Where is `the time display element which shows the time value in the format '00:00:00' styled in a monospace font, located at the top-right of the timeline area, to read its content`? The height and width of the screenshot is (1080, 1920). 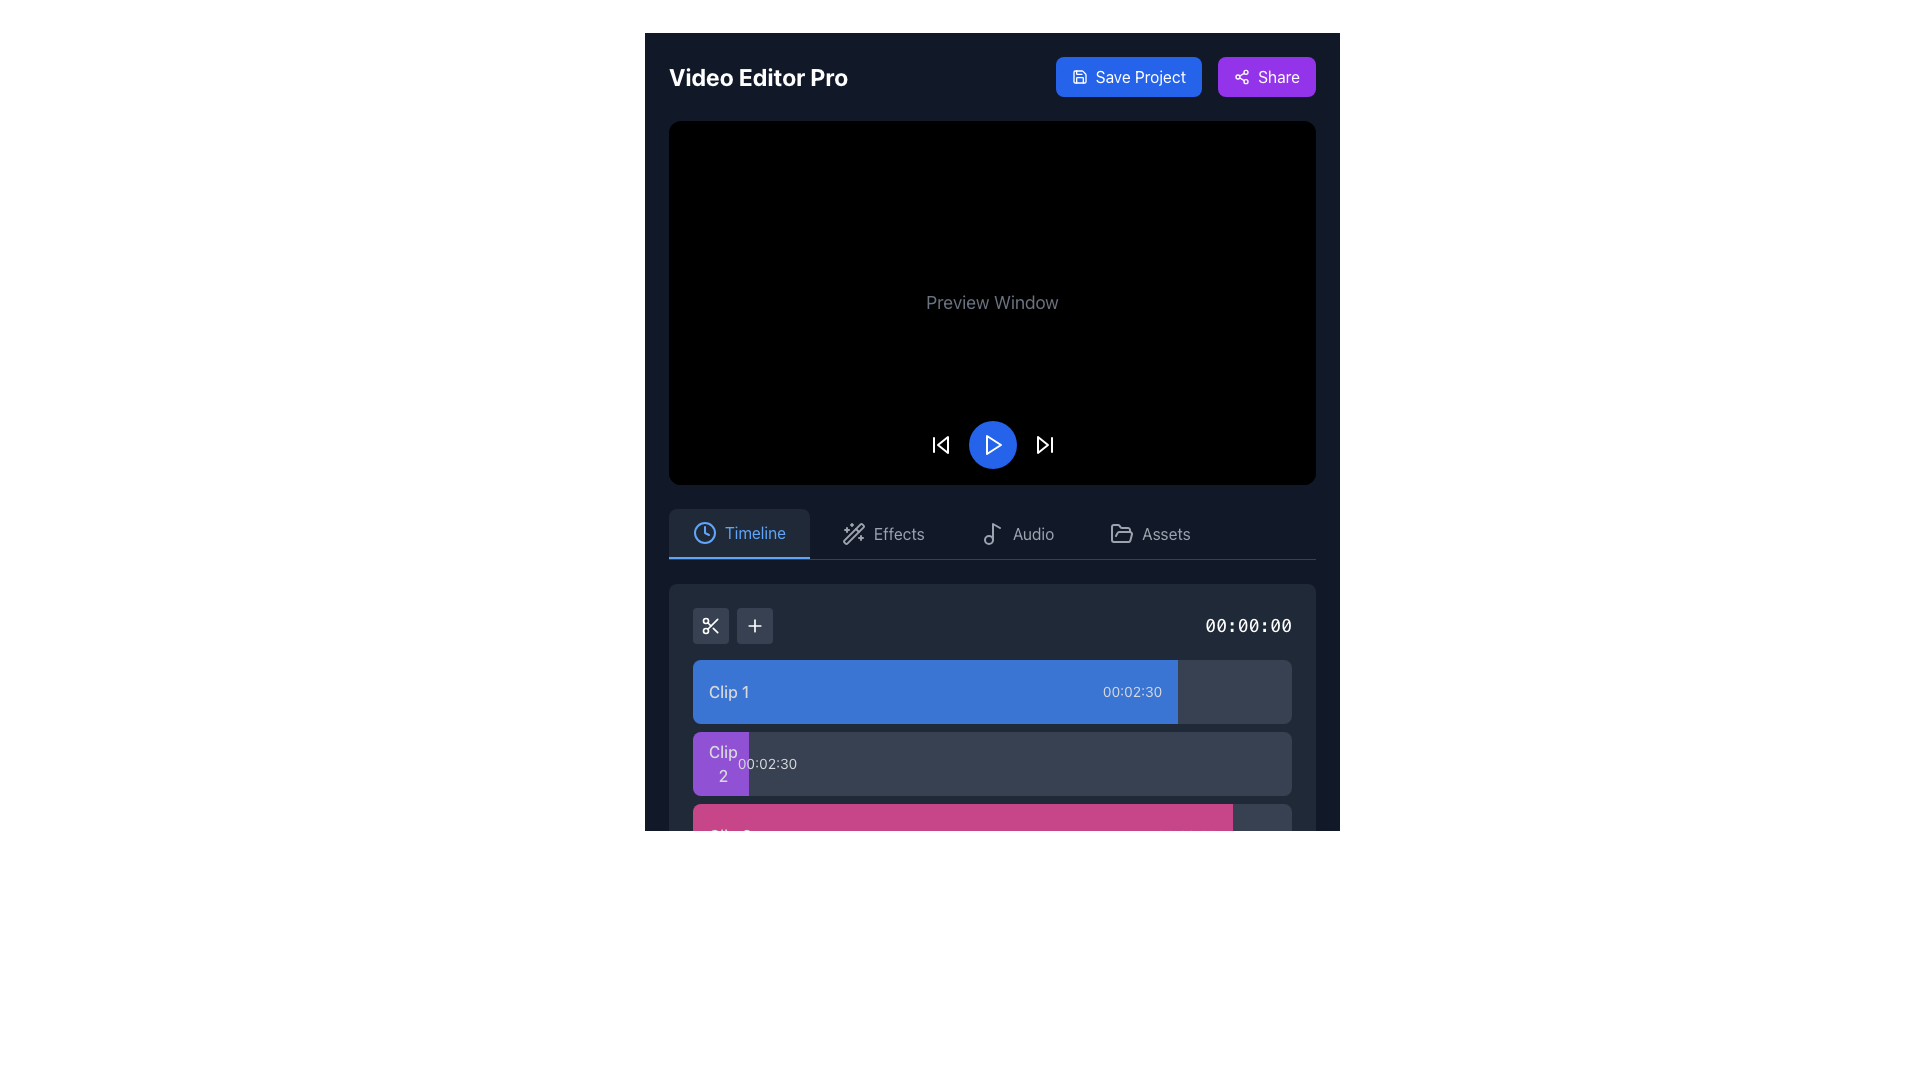 the time display element which shows the time value in the format '00:00:00' styled in a monospace font, located at the top-right of the timeline area, to read its content is located at coordinates (1247, 624).